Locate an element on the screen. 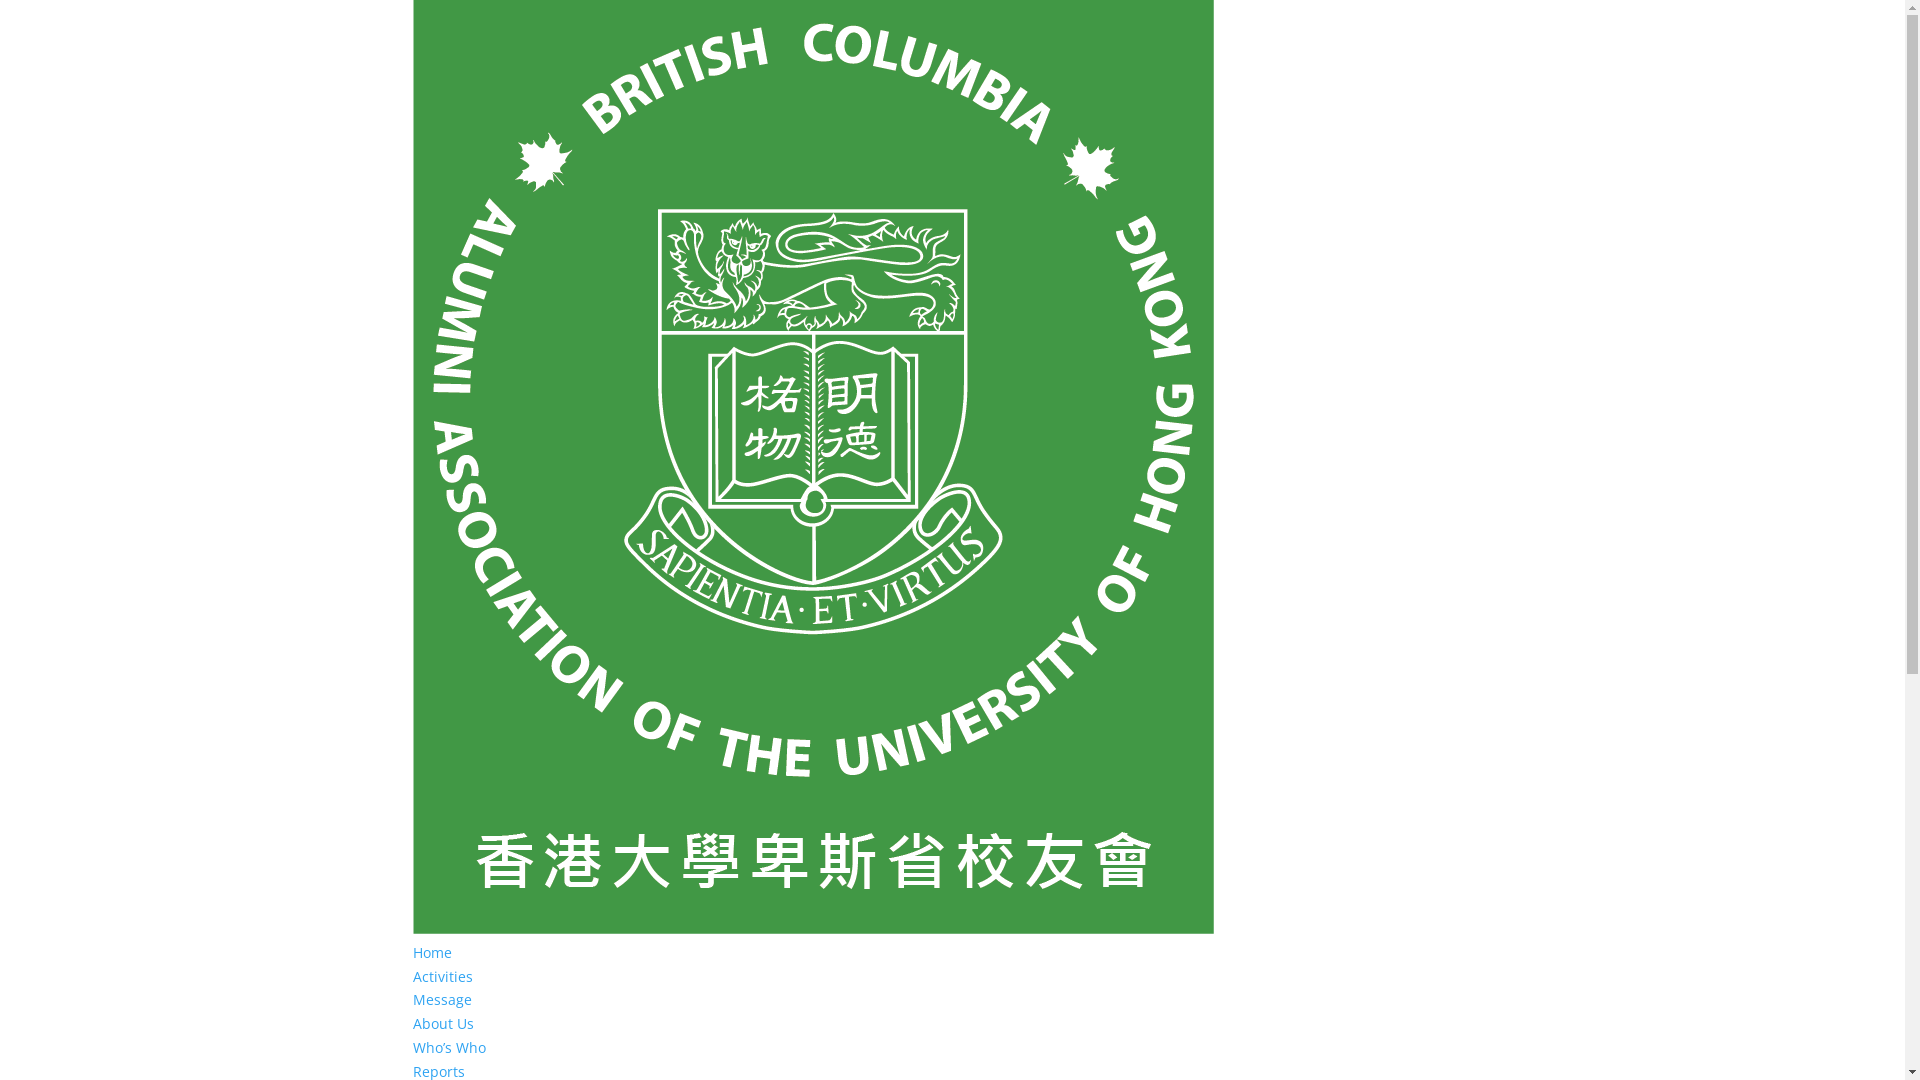 The width and height of the screenshot is (1920, 1080). 'Home' is located at coordinates (430, 951).